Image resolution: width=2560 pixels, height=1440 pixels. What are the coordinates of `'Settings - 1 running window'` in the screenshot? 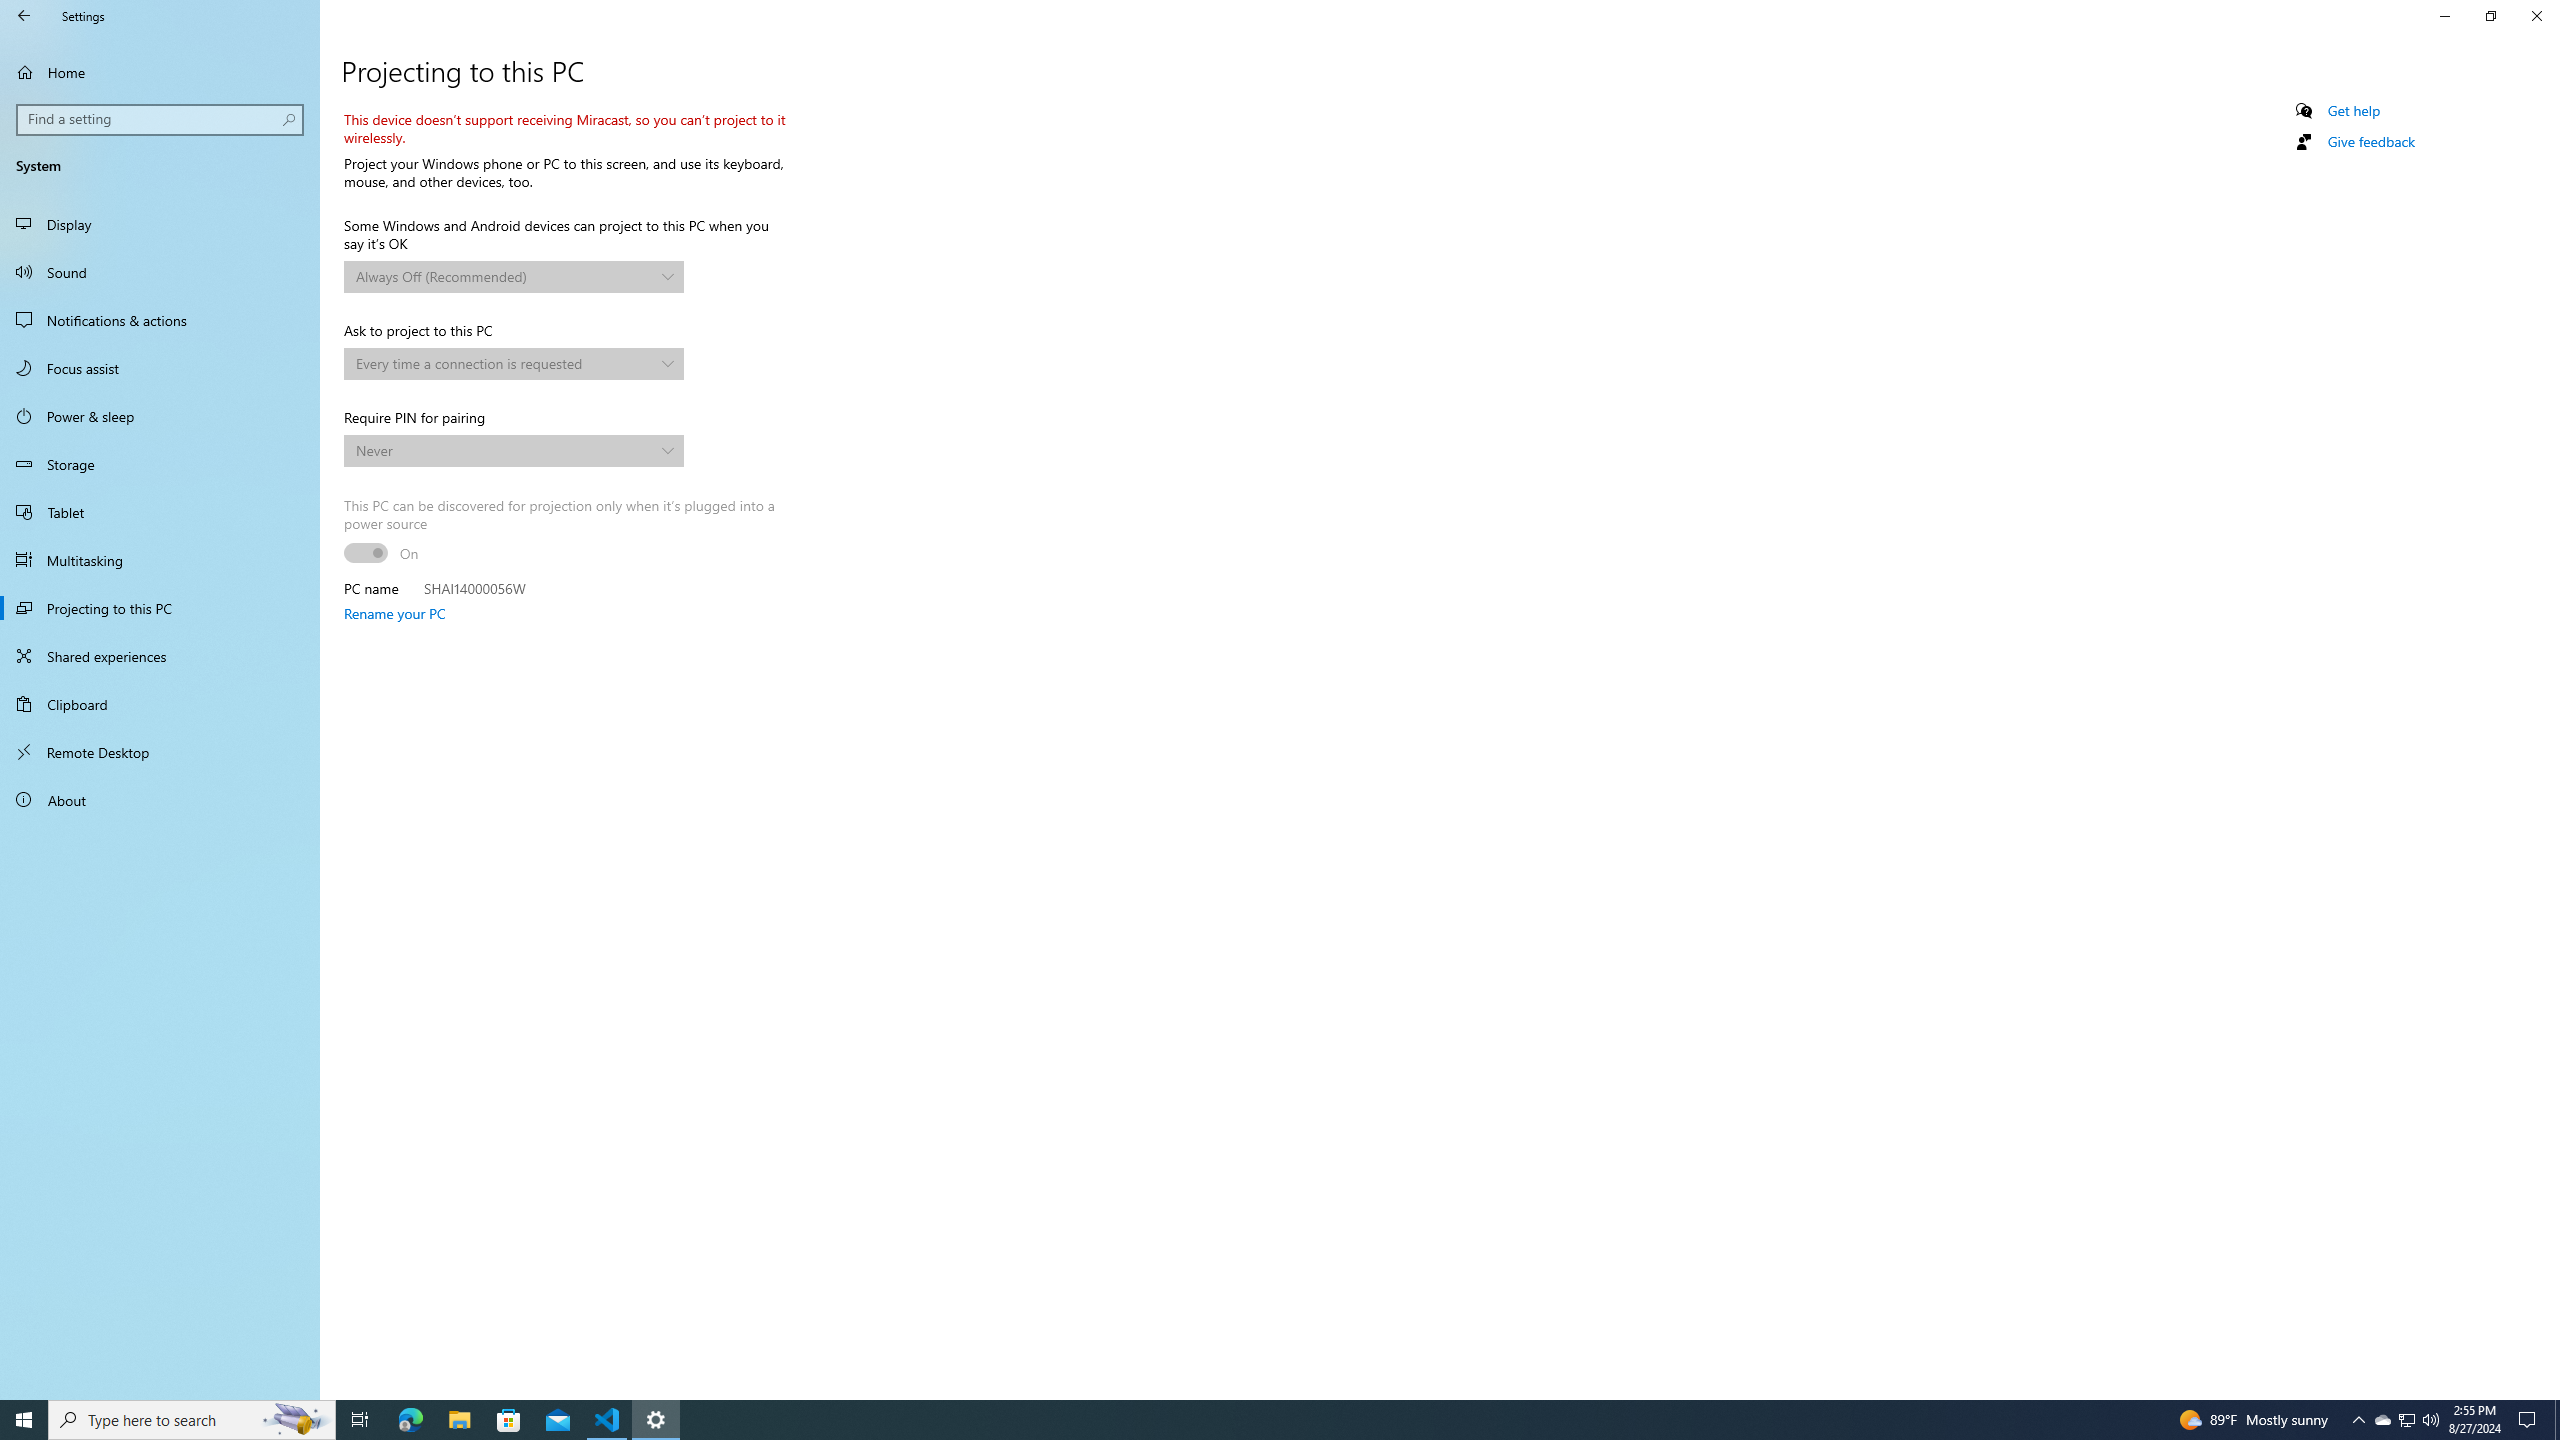 It's located at (656, 1418).